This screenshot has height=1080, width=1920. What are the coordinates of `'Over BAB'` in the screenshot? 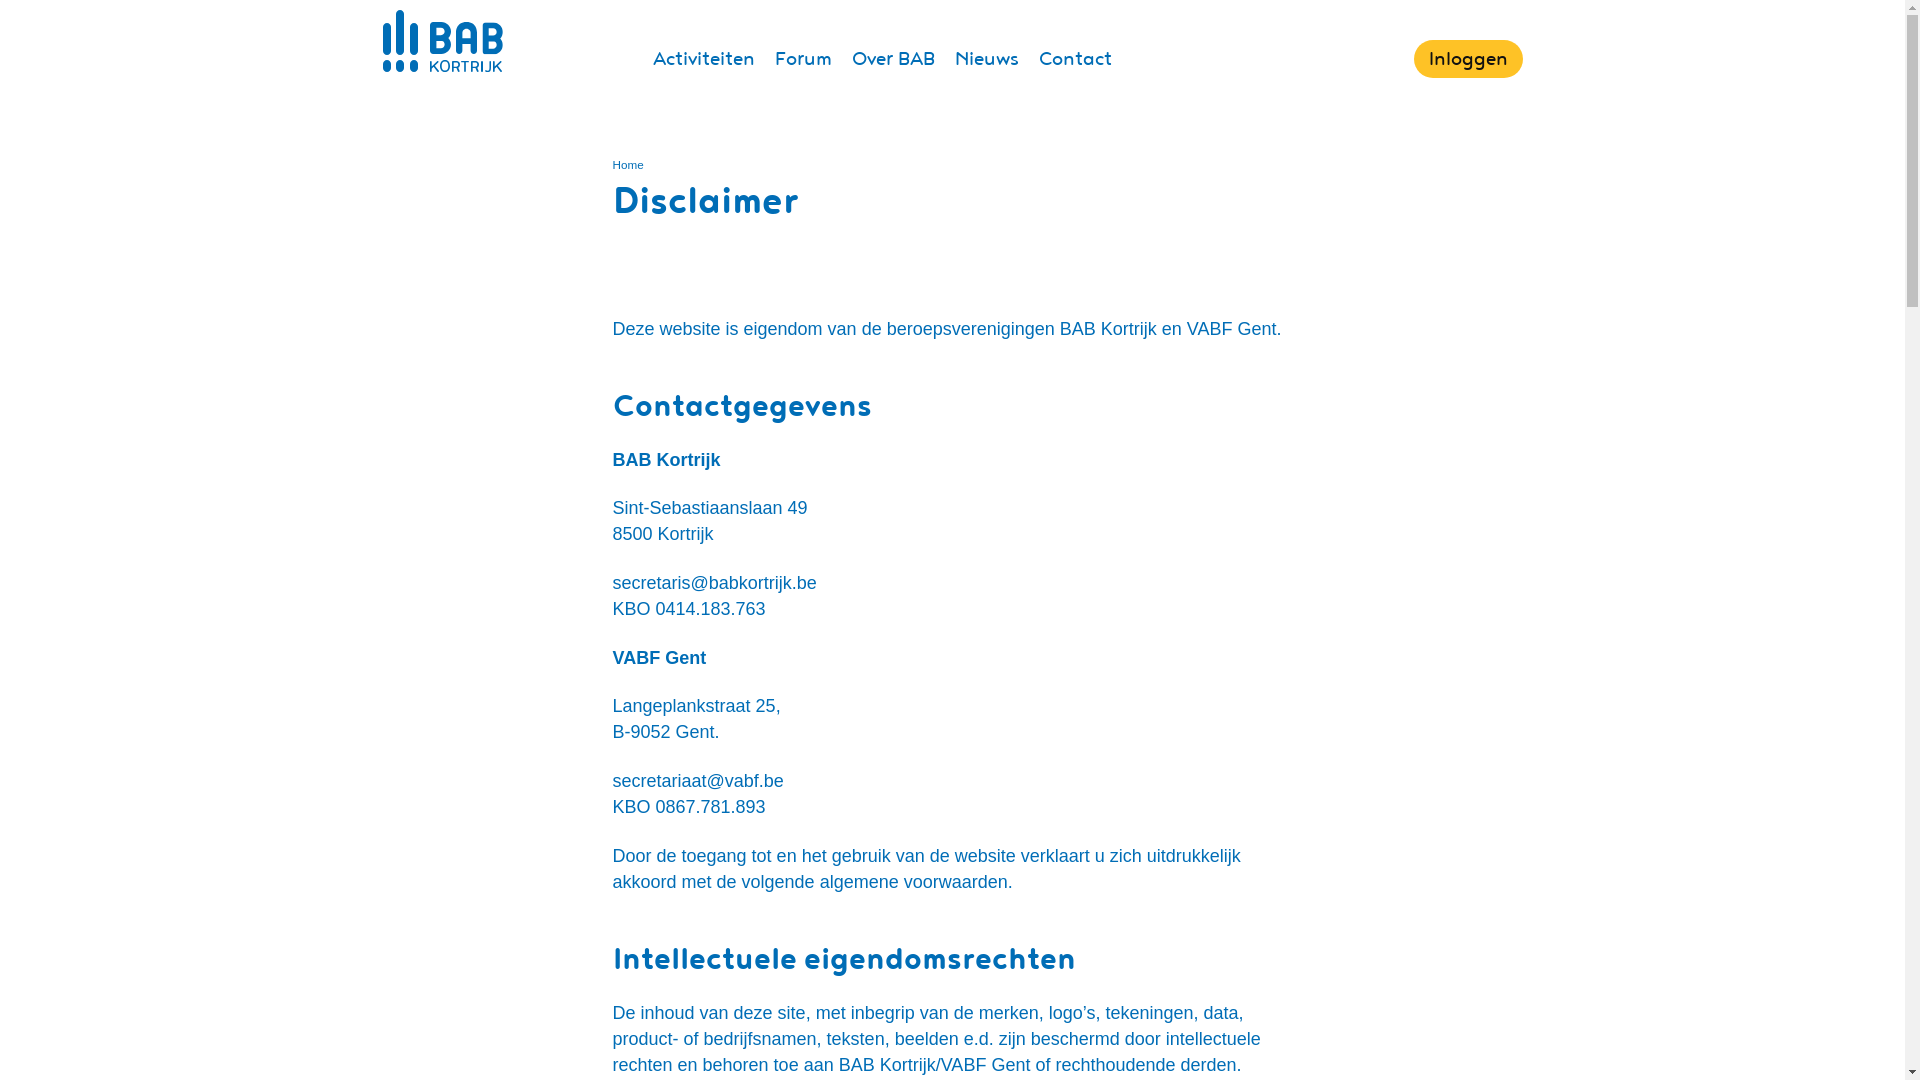 It's located at (892, 57).